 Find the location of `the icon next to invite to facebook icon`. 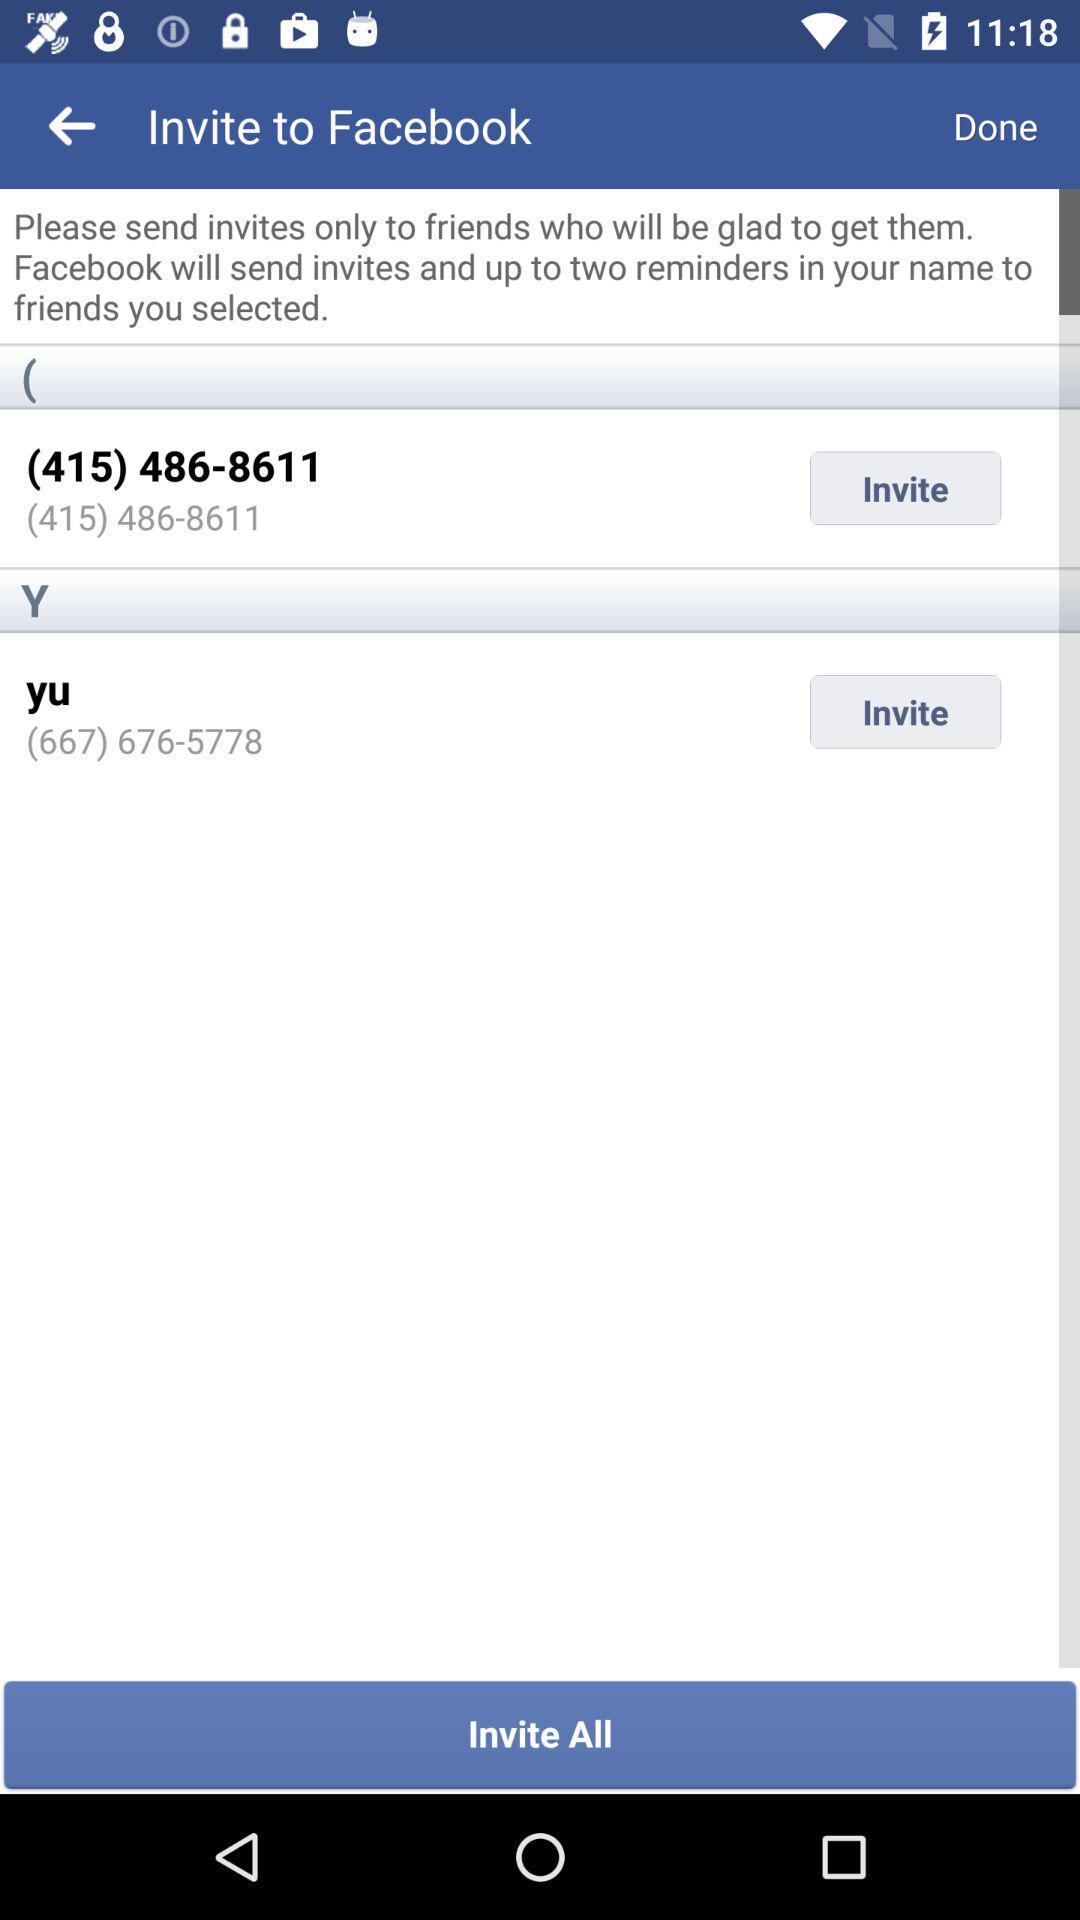

the icon next to invite to facebook icon is located at coordinates (995, 124).